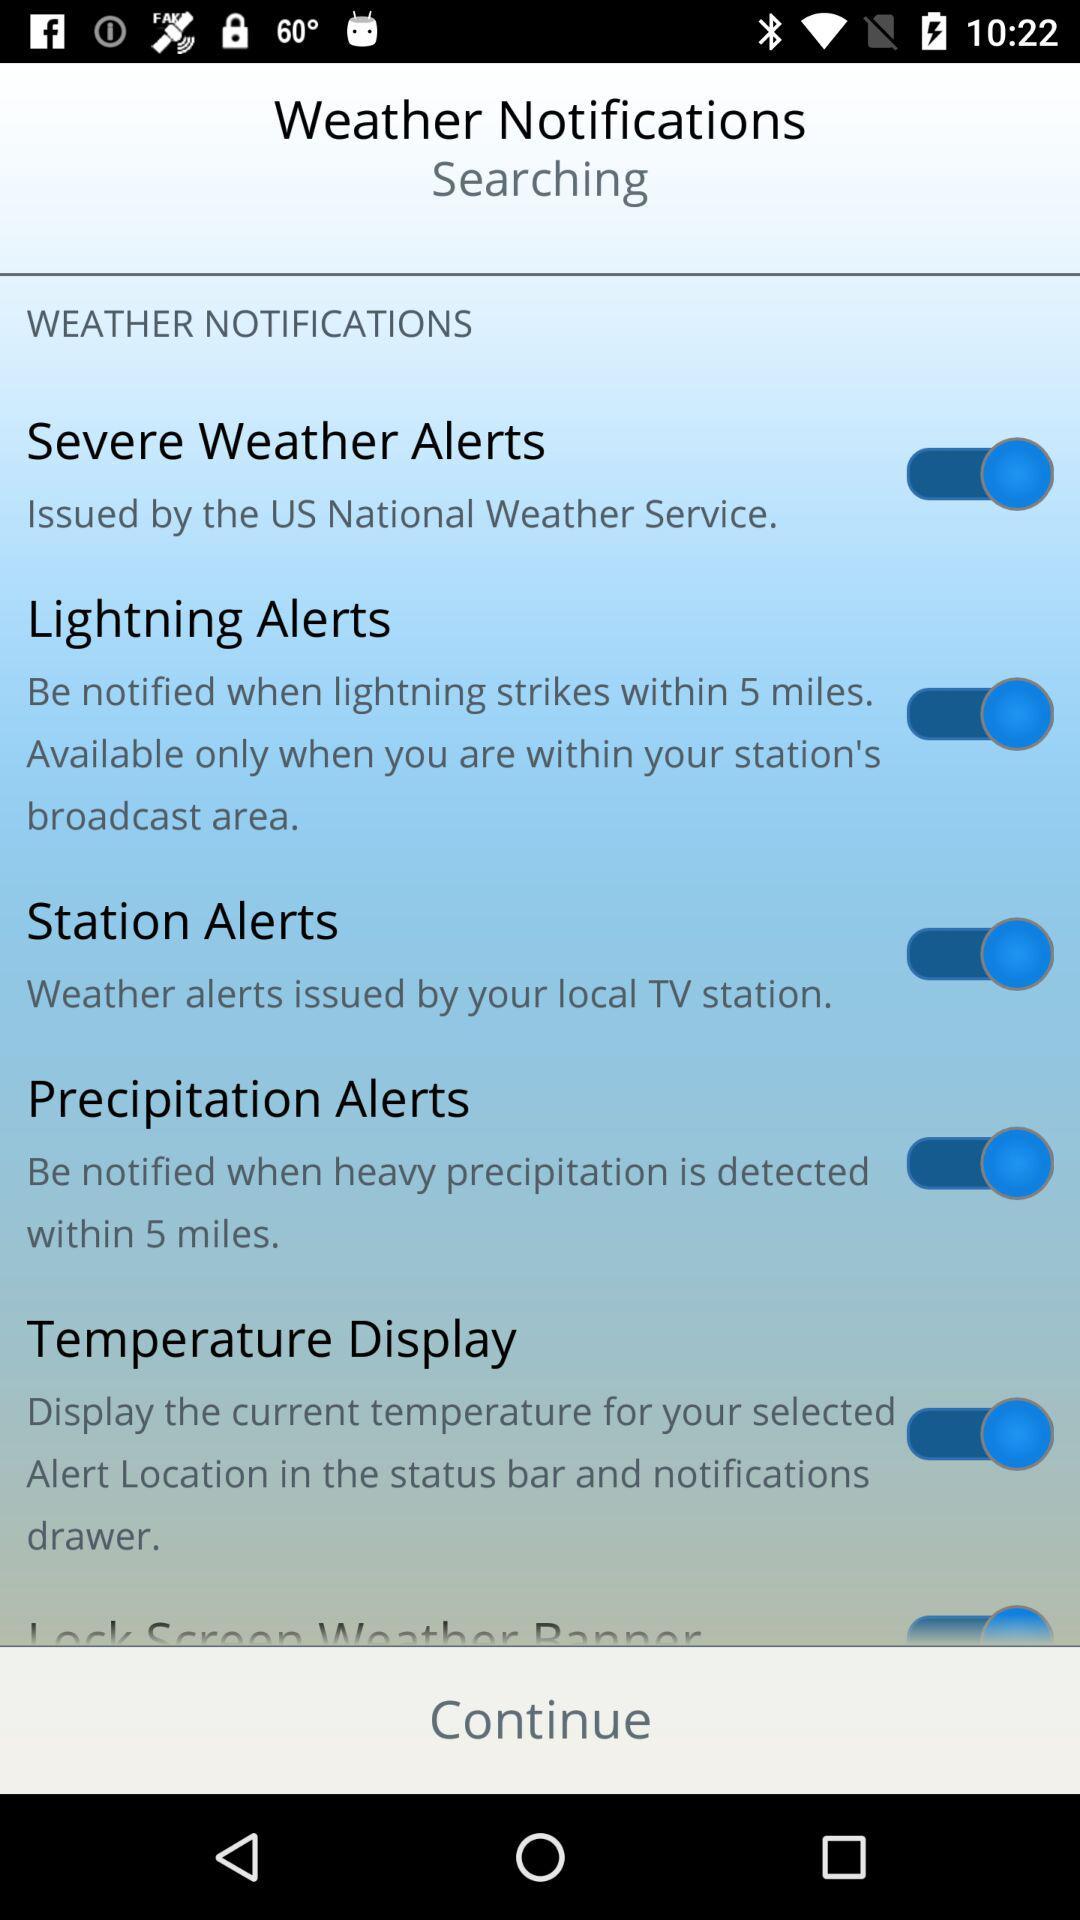  Describe the element at coordinates (540, 1615) in the screenshot. I see `item below the temperature display display item` at that location.